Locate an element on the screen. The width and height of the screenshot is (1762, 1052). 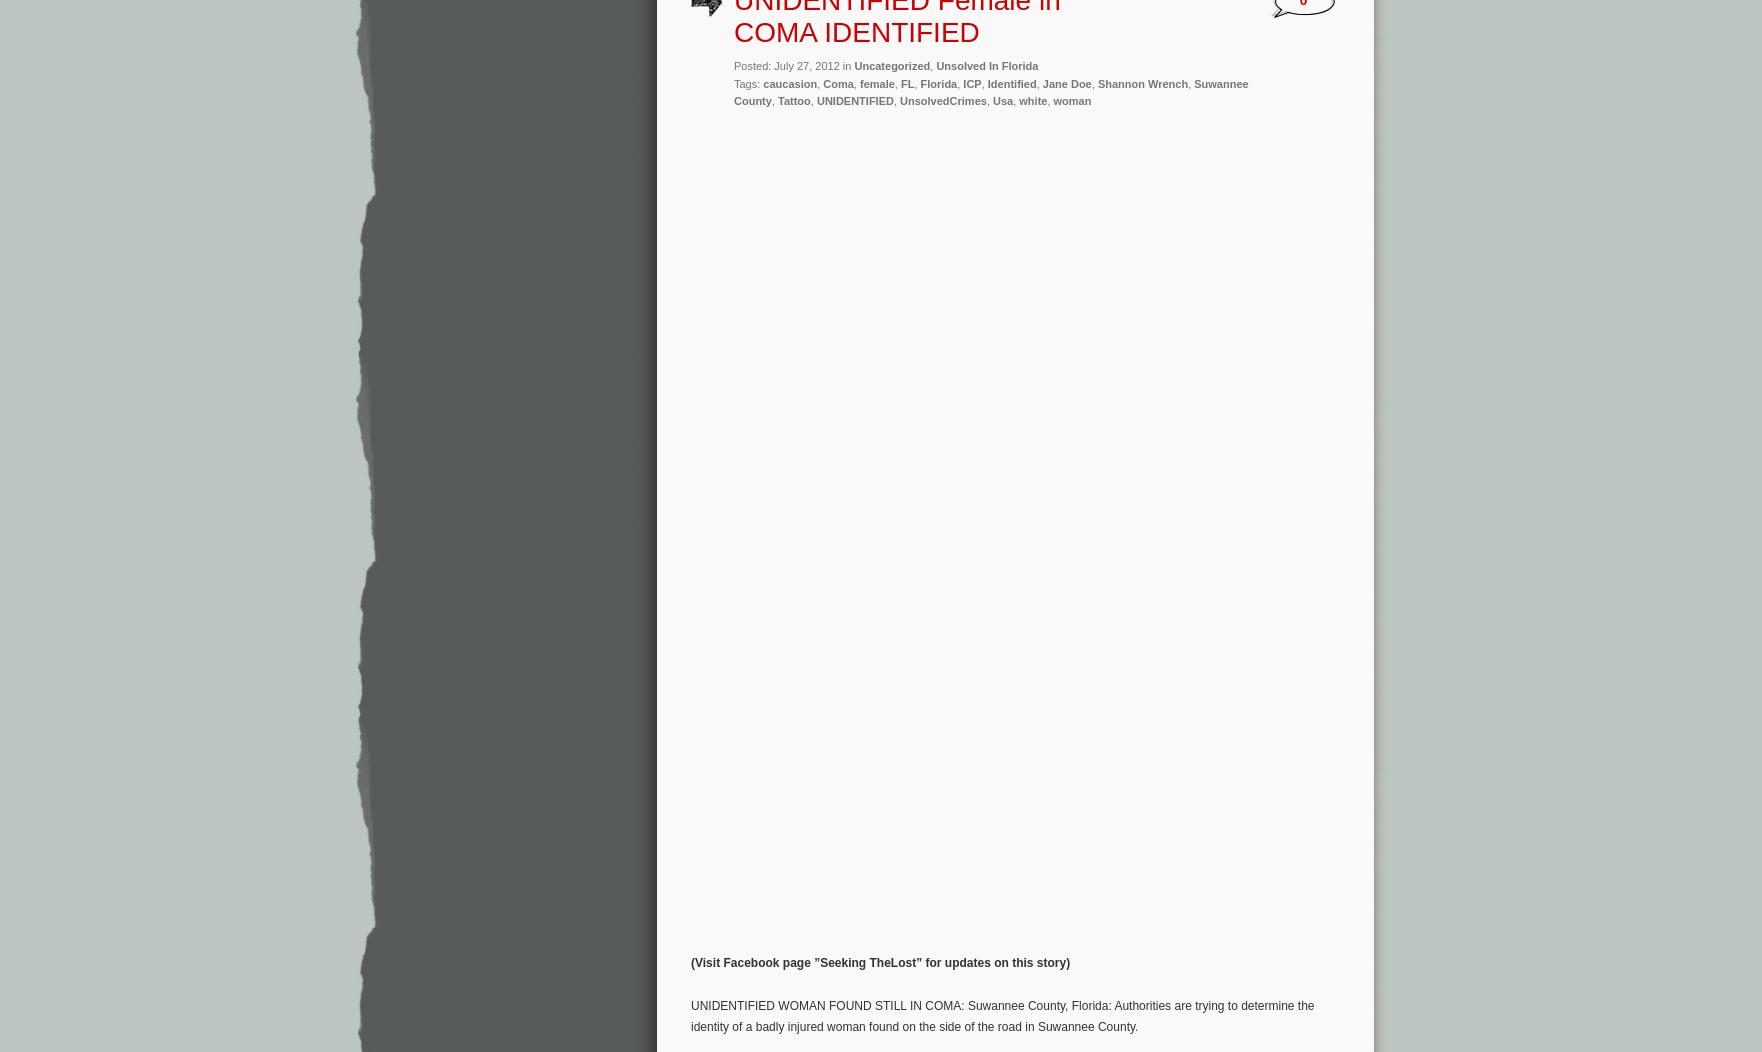
'woman' is located at coordinates (1072, 100).